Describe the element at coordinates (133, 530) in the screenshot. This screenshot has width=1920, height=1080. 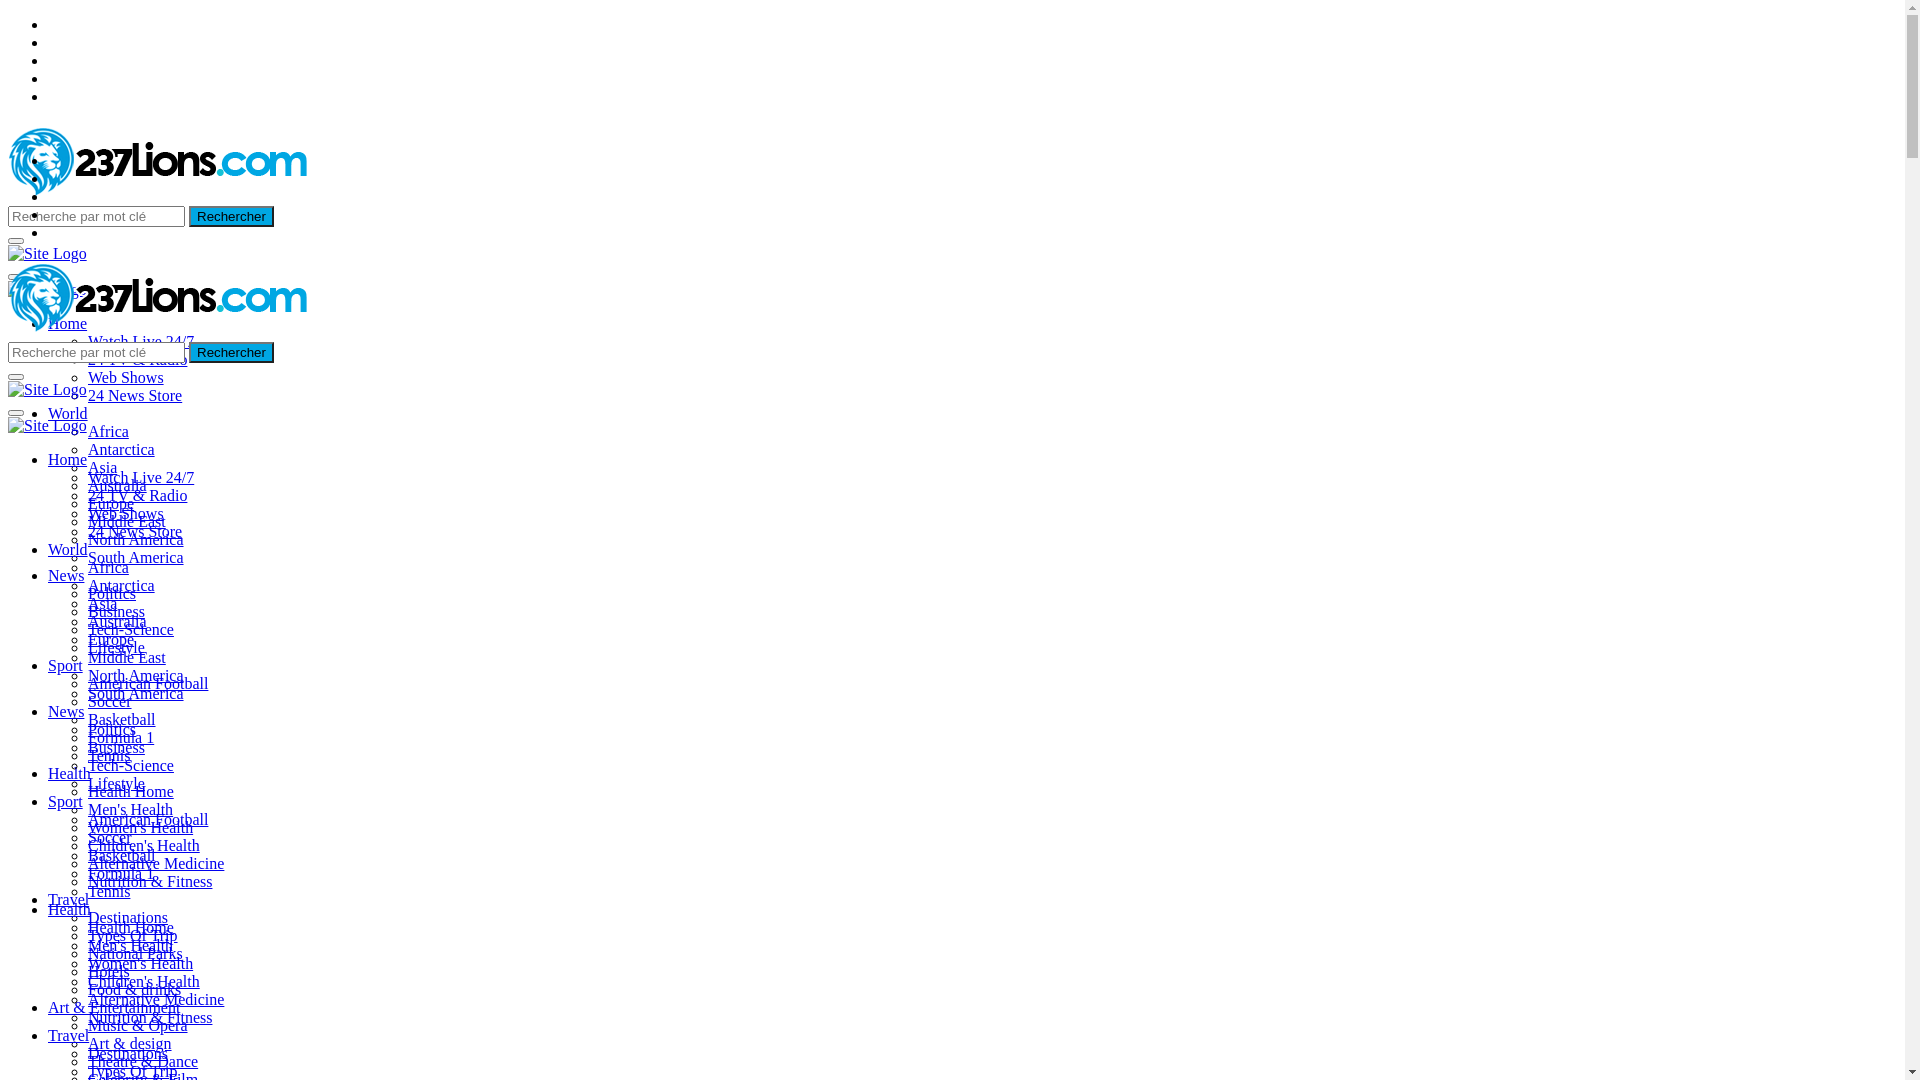
I see `'24 News Store'` at that location.